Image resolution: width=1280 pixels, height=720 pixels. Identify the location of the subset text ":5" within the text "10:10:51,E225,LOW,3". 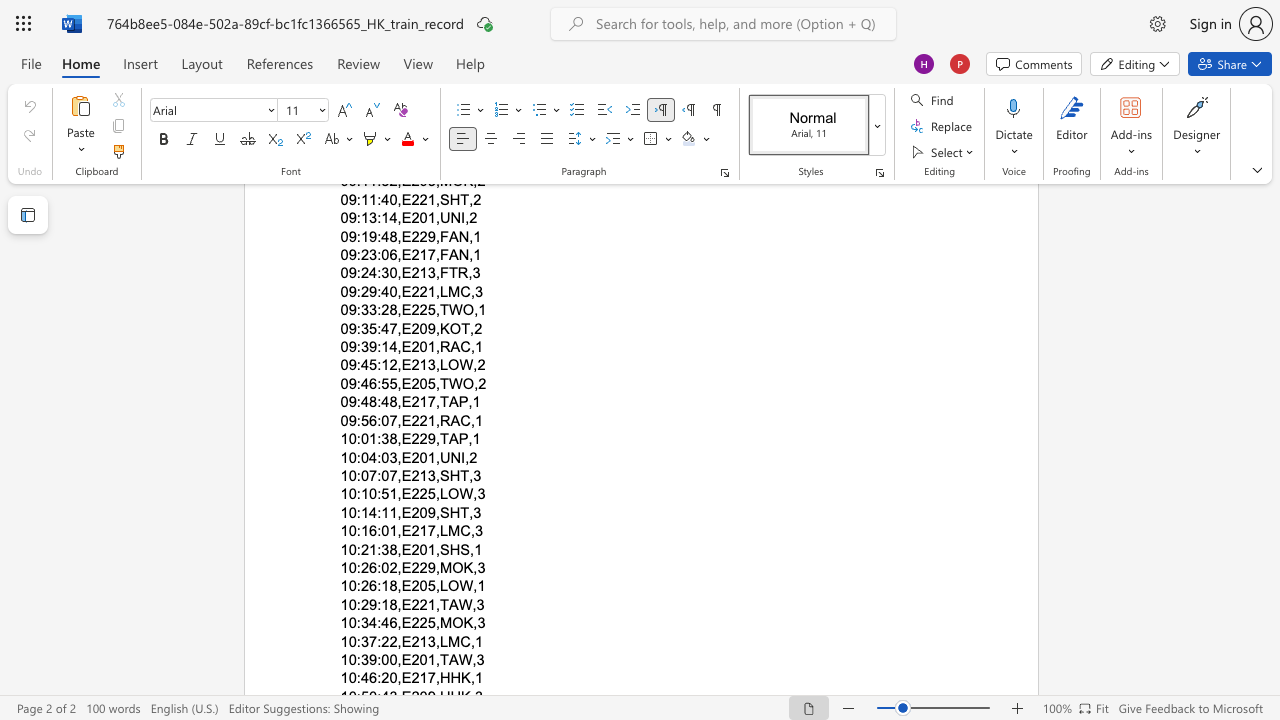
(377, 494).